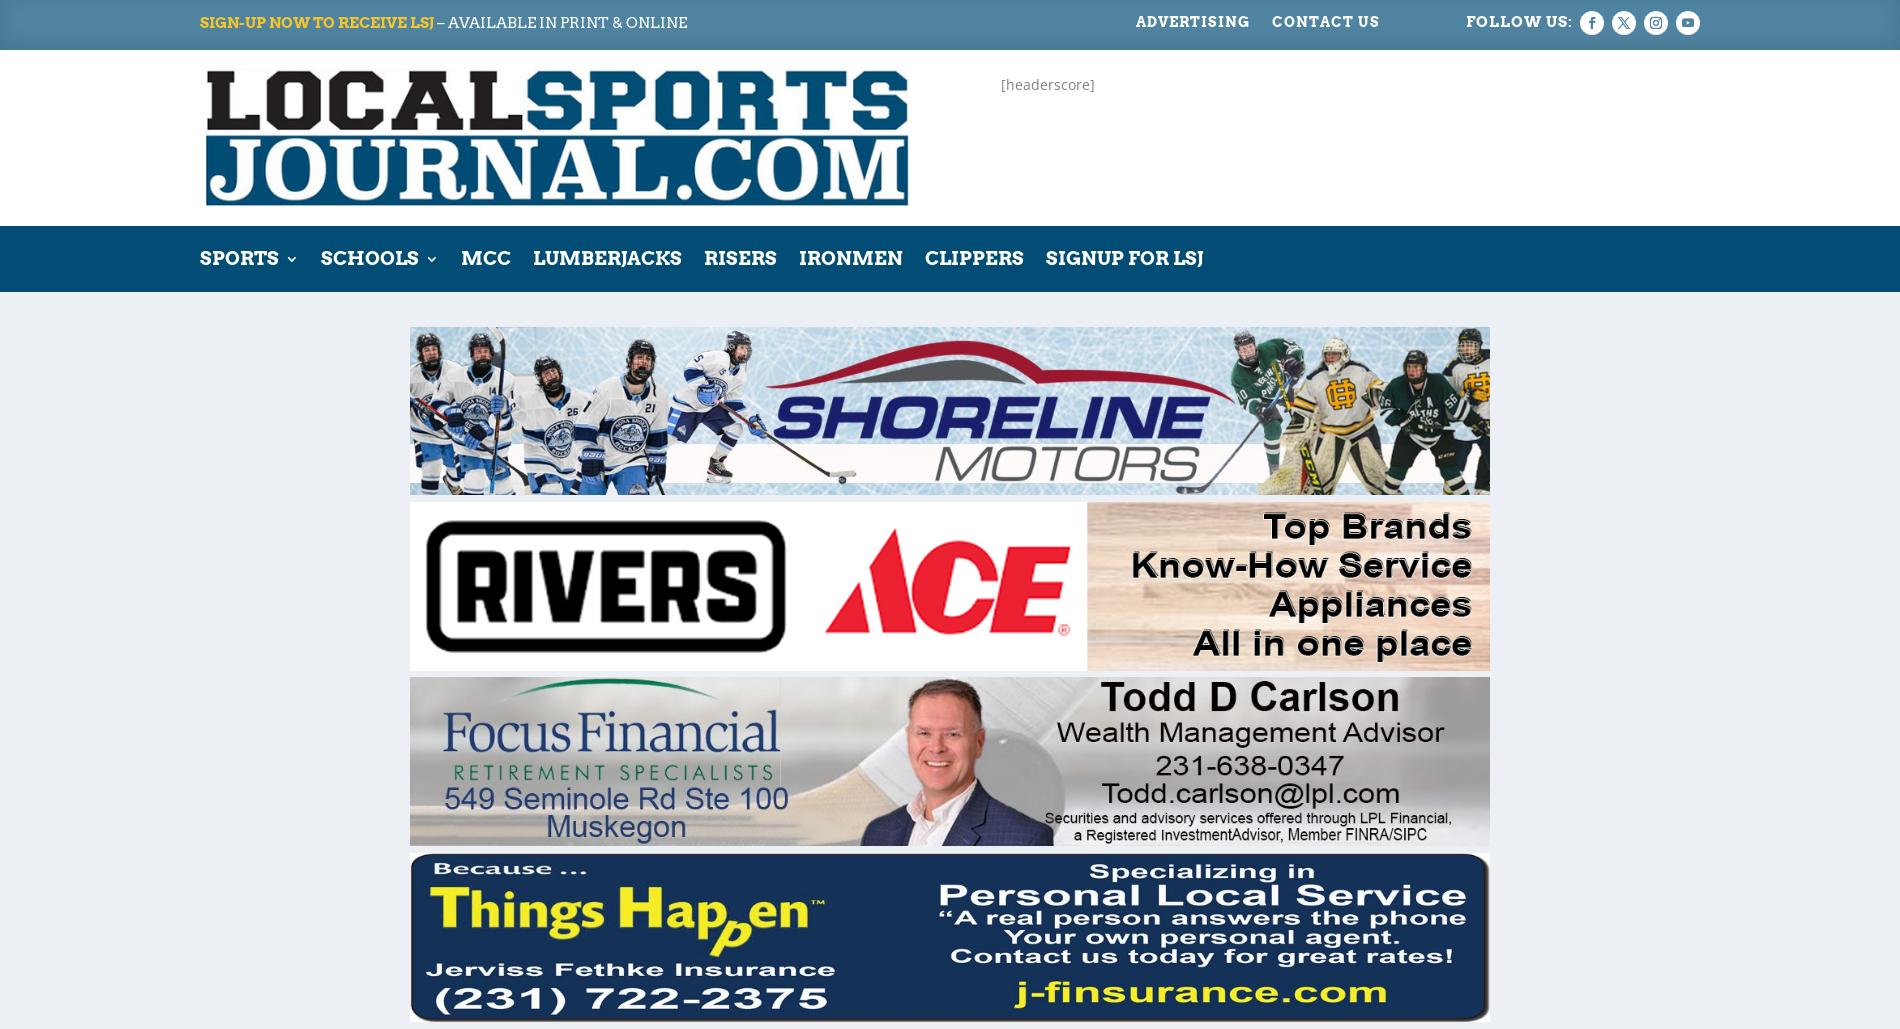  Describe the element at coordinates (315, 23) in the screenshot. I see `'SIGN-UP NOW TO RECEIVE LSJ'` at that location.